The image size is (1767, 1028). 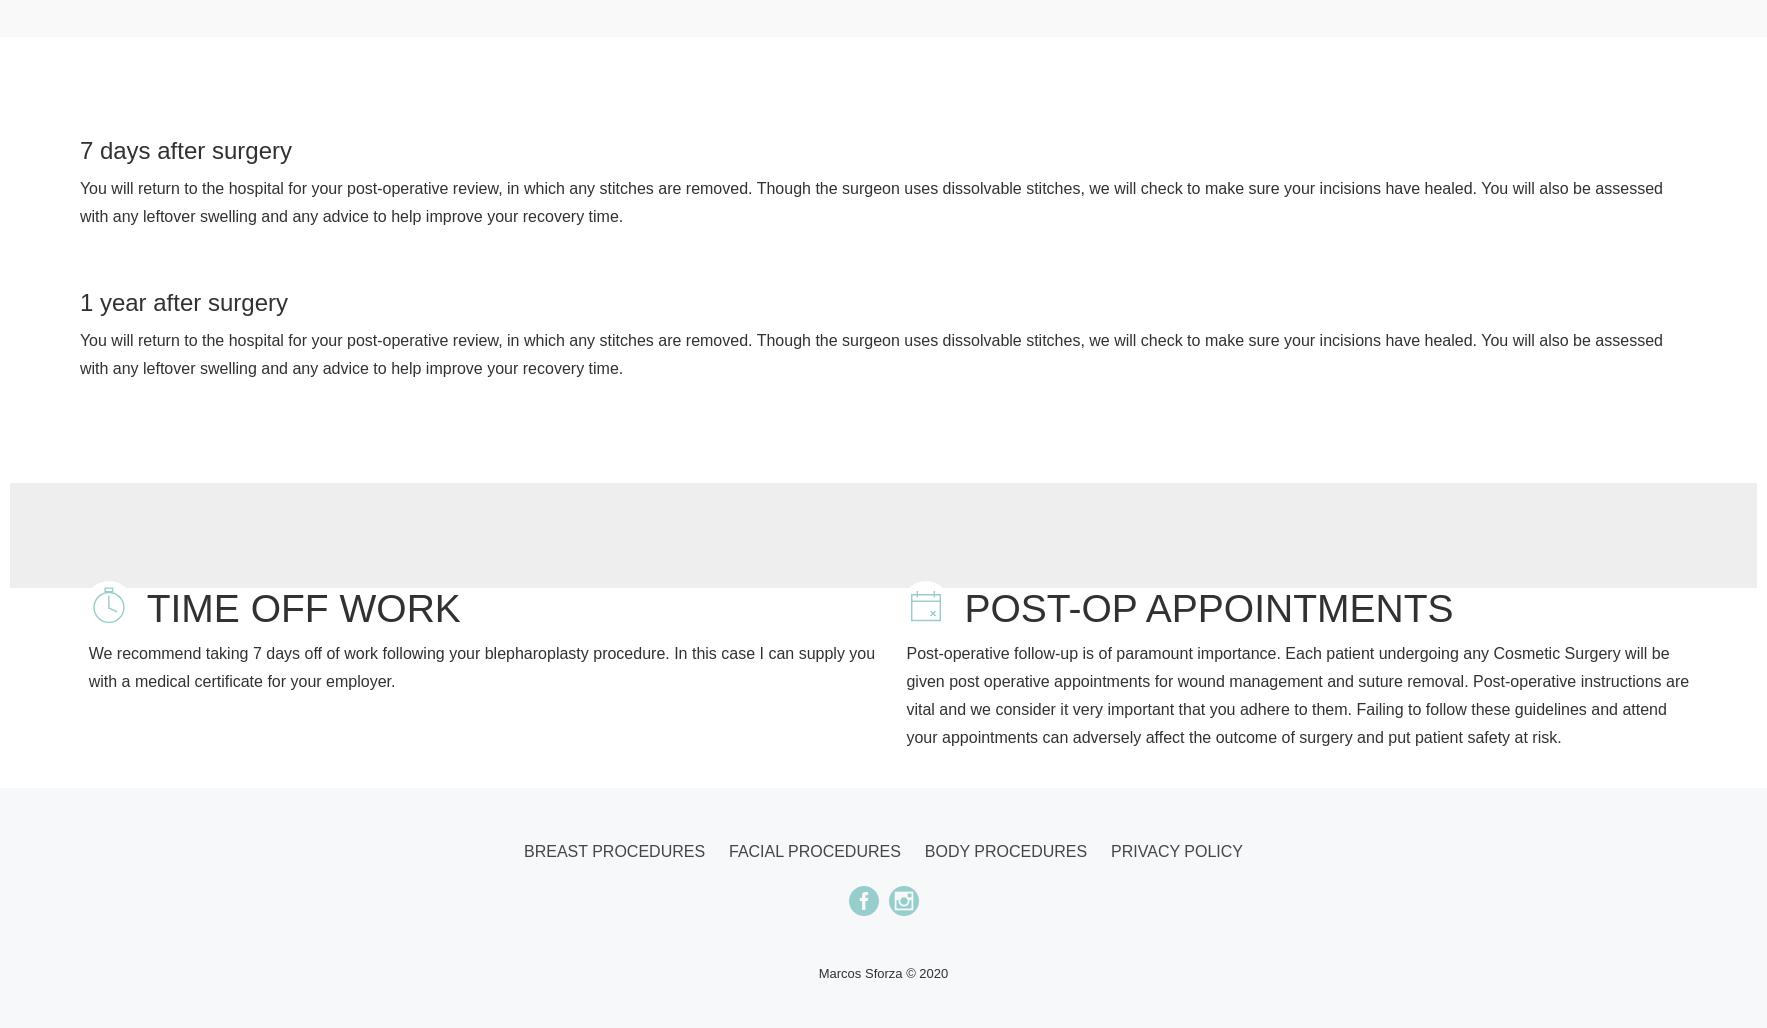 I want to click on 'Breast procedures', so click(x=613, y=850).